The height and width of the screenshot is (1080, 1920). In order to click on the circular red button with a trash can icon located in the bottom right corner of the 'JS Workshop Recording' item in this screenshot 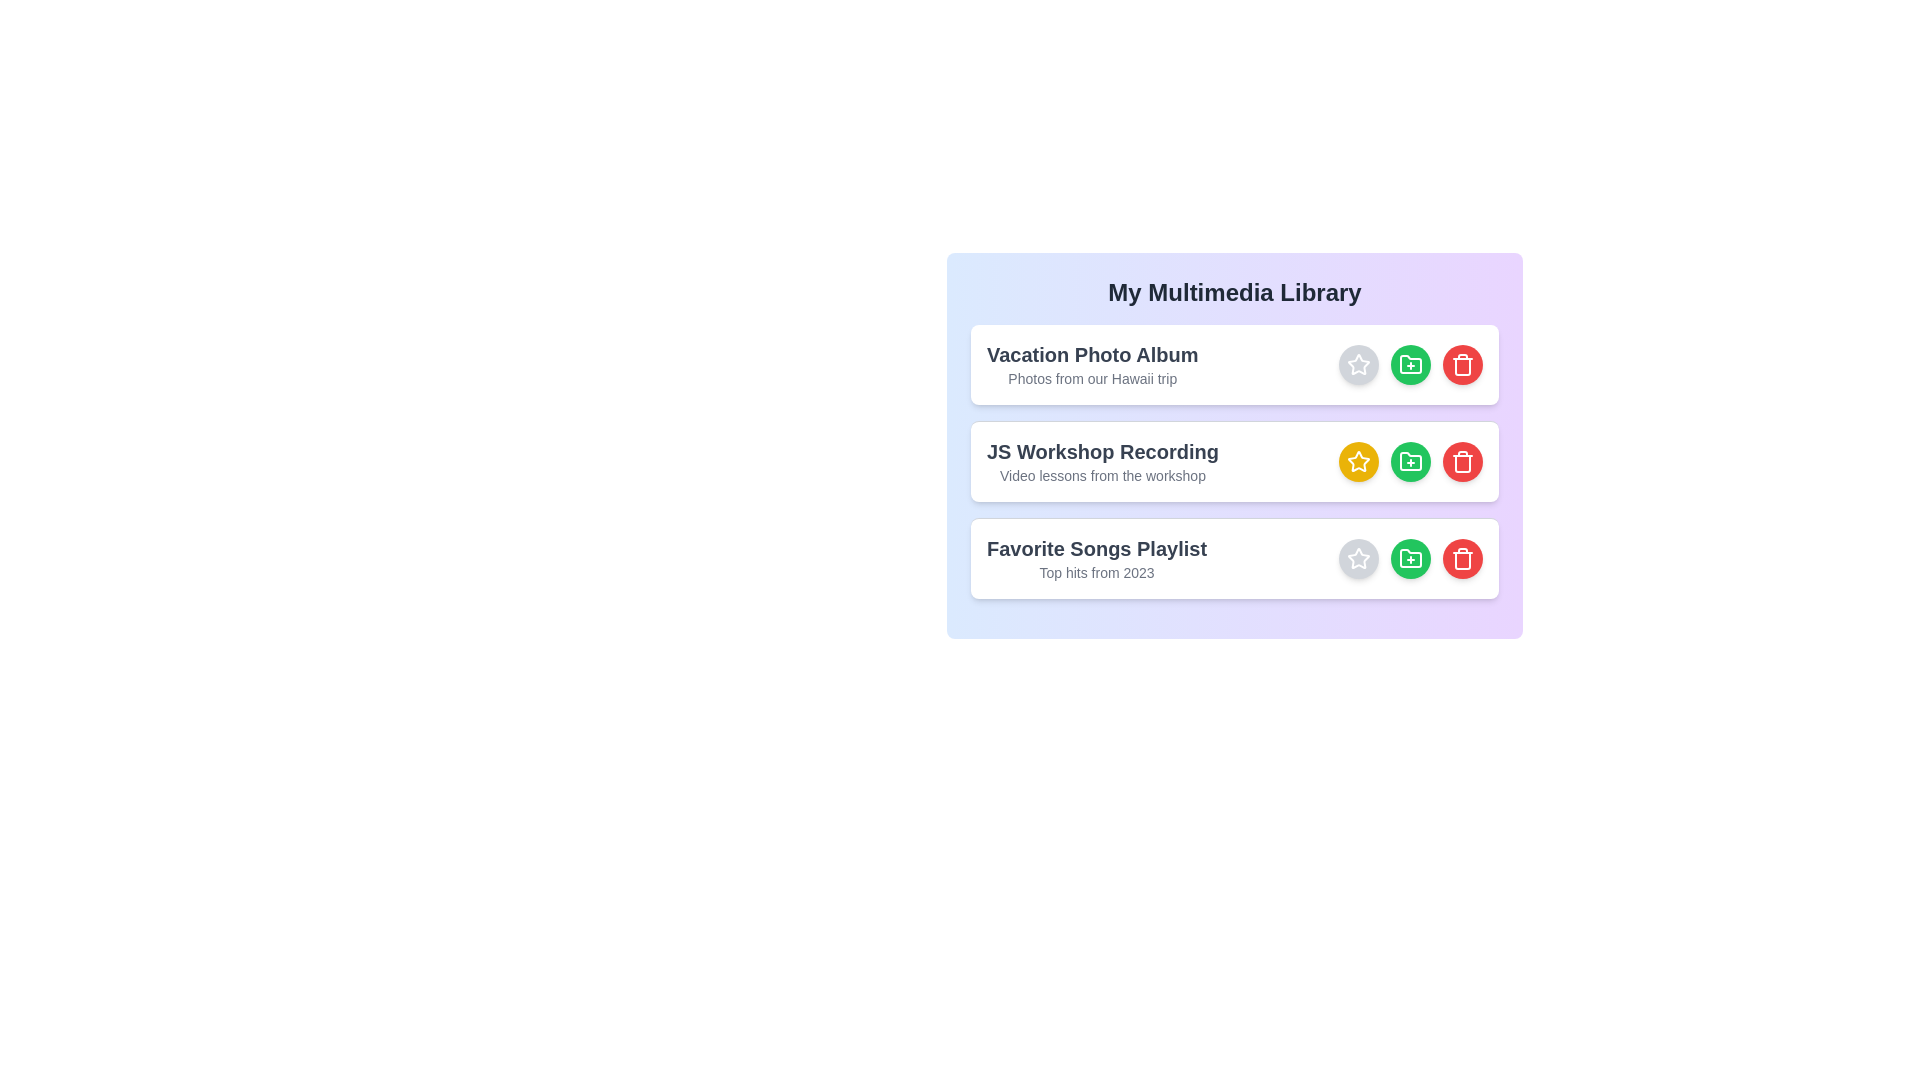, I will do `click(1463, 462)`.